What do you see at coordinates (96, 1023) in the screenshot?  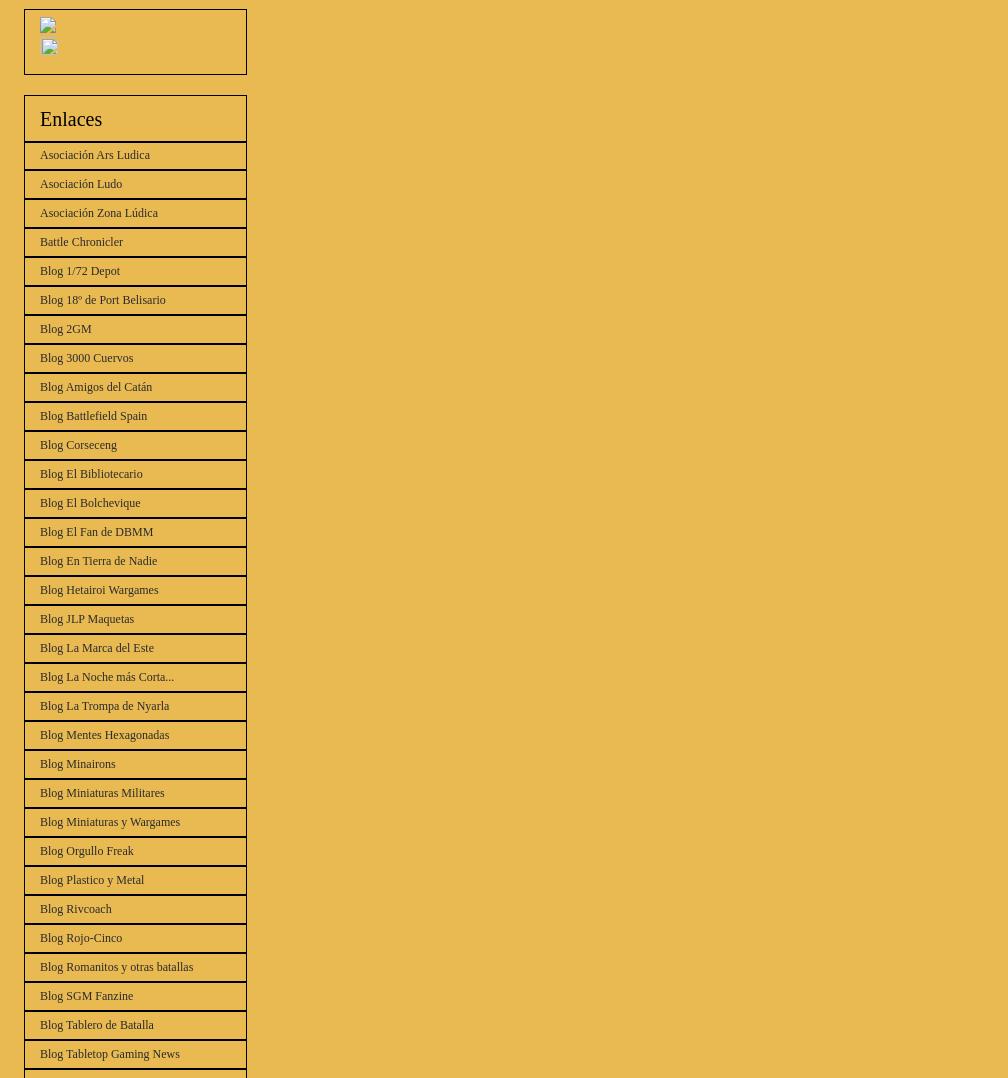 I see `'Blog Tablero de Batalla'` at bounding box center [96, 1023].